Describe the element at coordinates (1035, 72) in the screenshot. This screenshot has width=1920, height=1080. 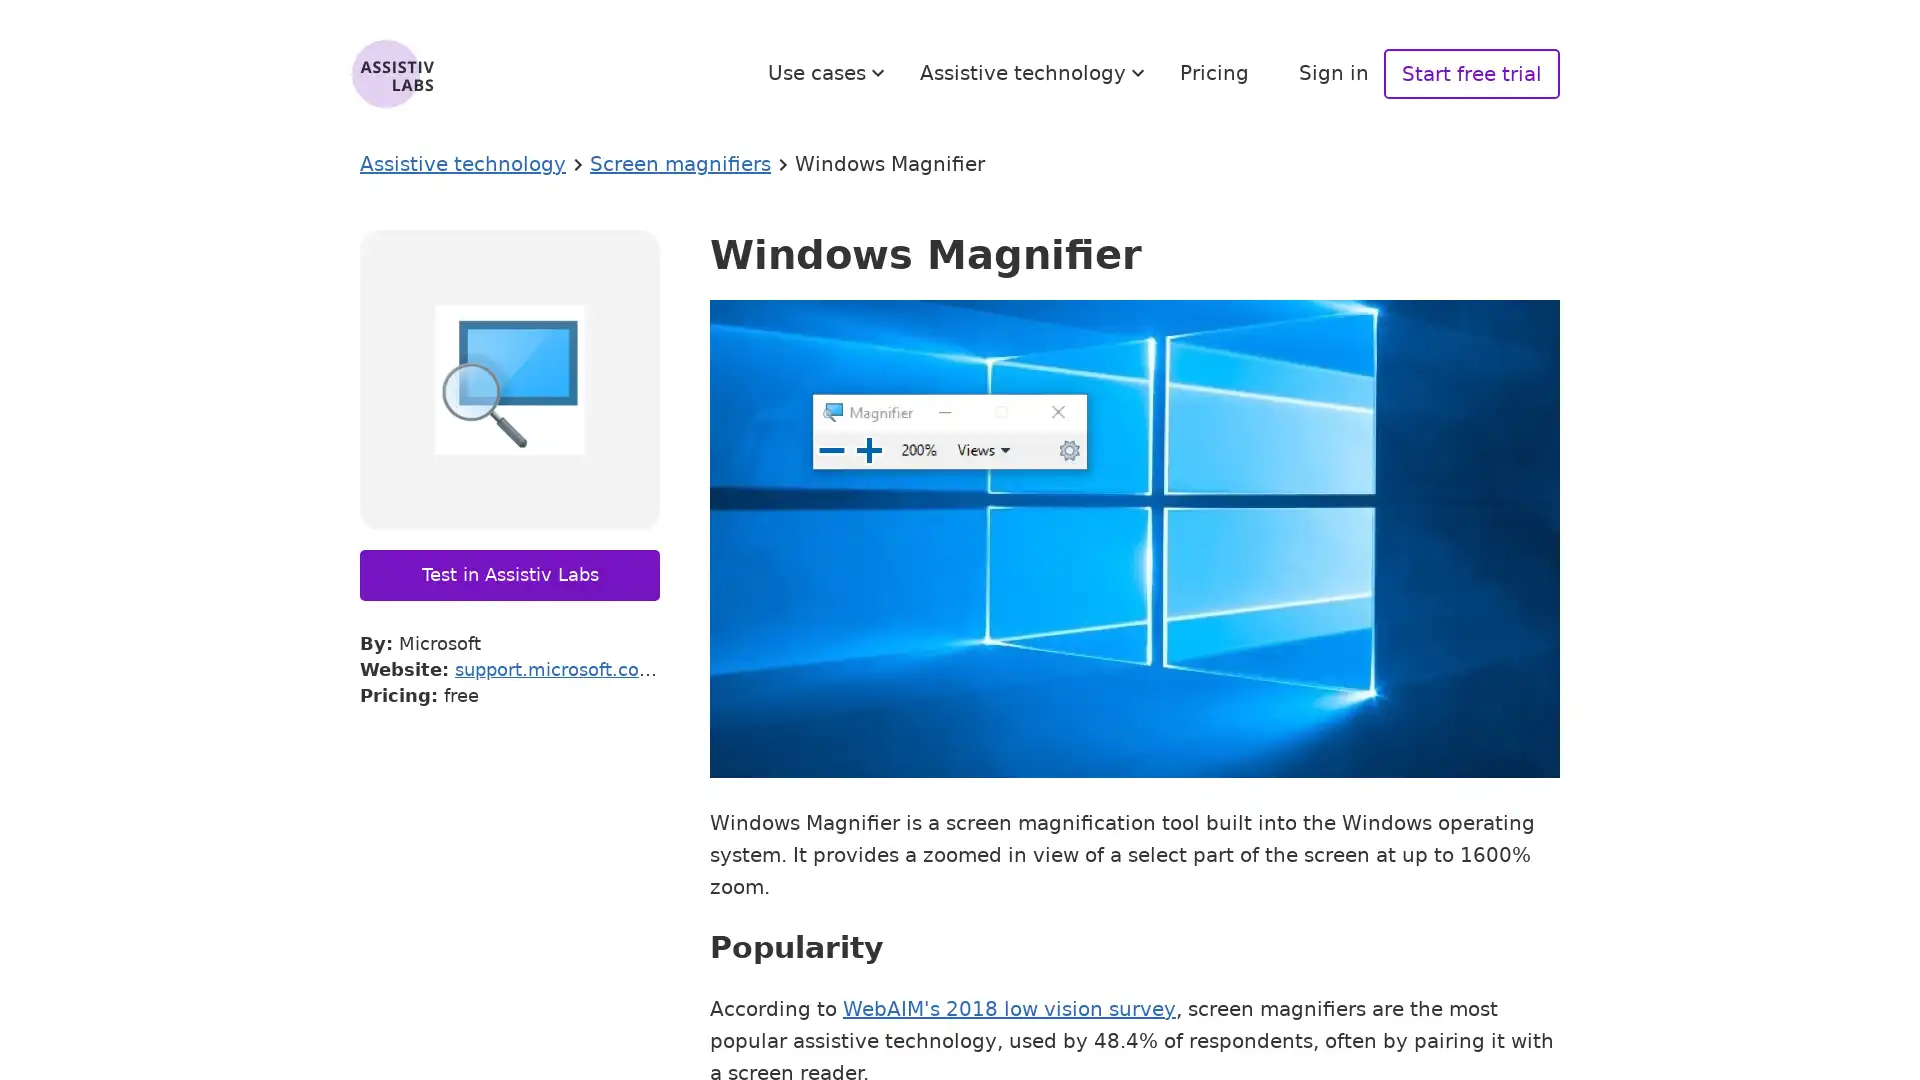
I see `Assistive technology` at that location.